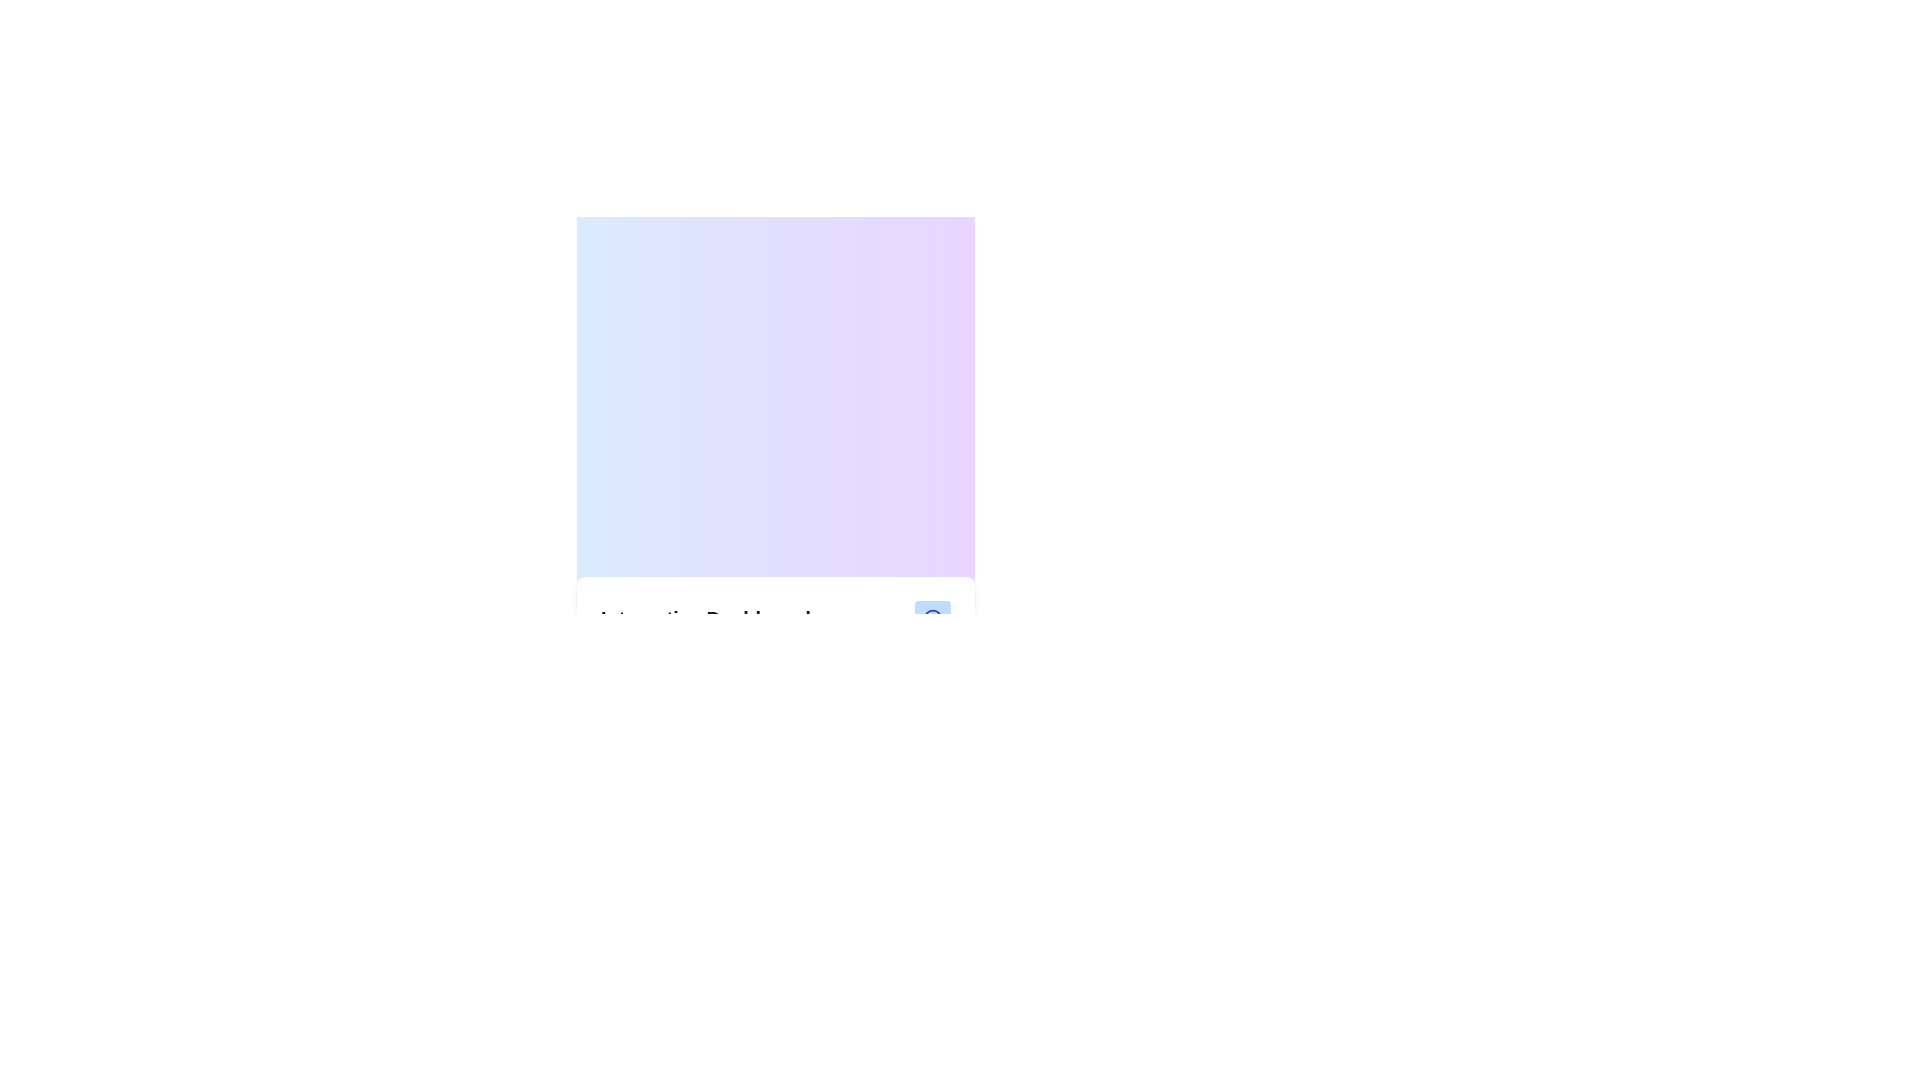 This screenshot has width=1920, height=1080. Describe the element at coordinates (931, 616) in the screenshot. I see `the rounded rectangular button with a light blue background that contains the icon located at the top-center` at that location.